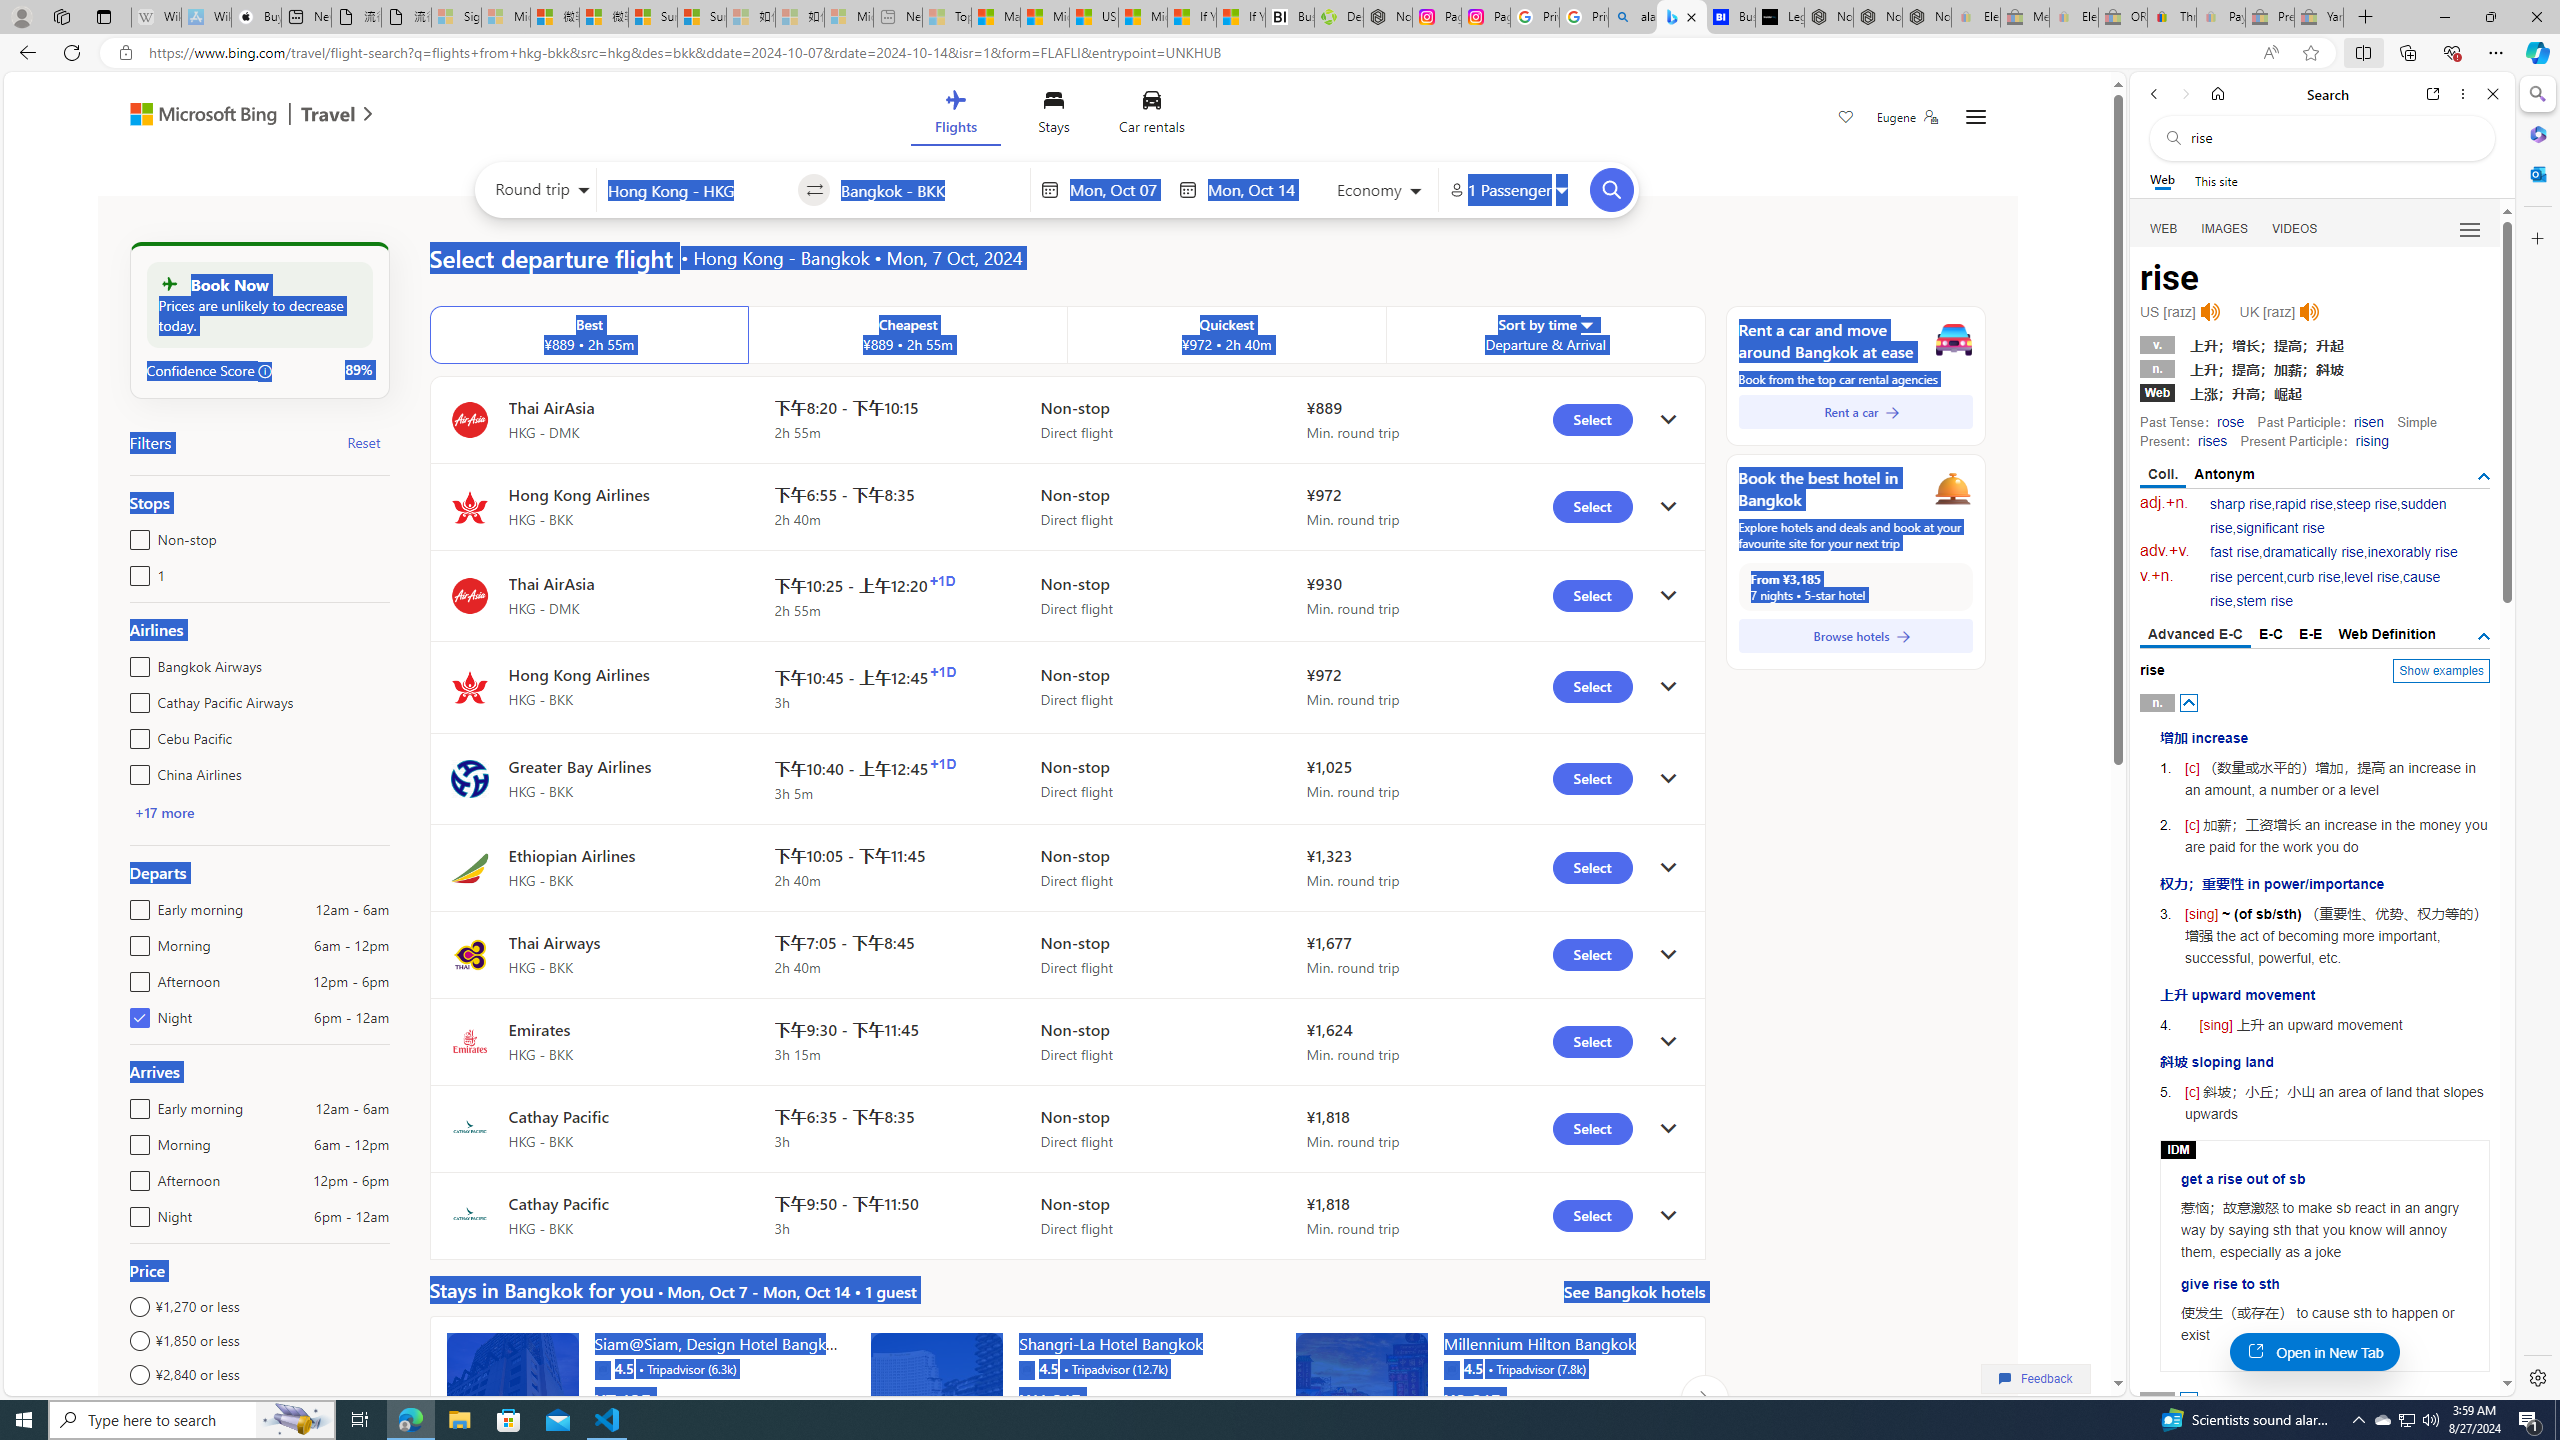  Describe the element at coordinates (1255, 189) in the screenshot. I see `'End date'` at that location.